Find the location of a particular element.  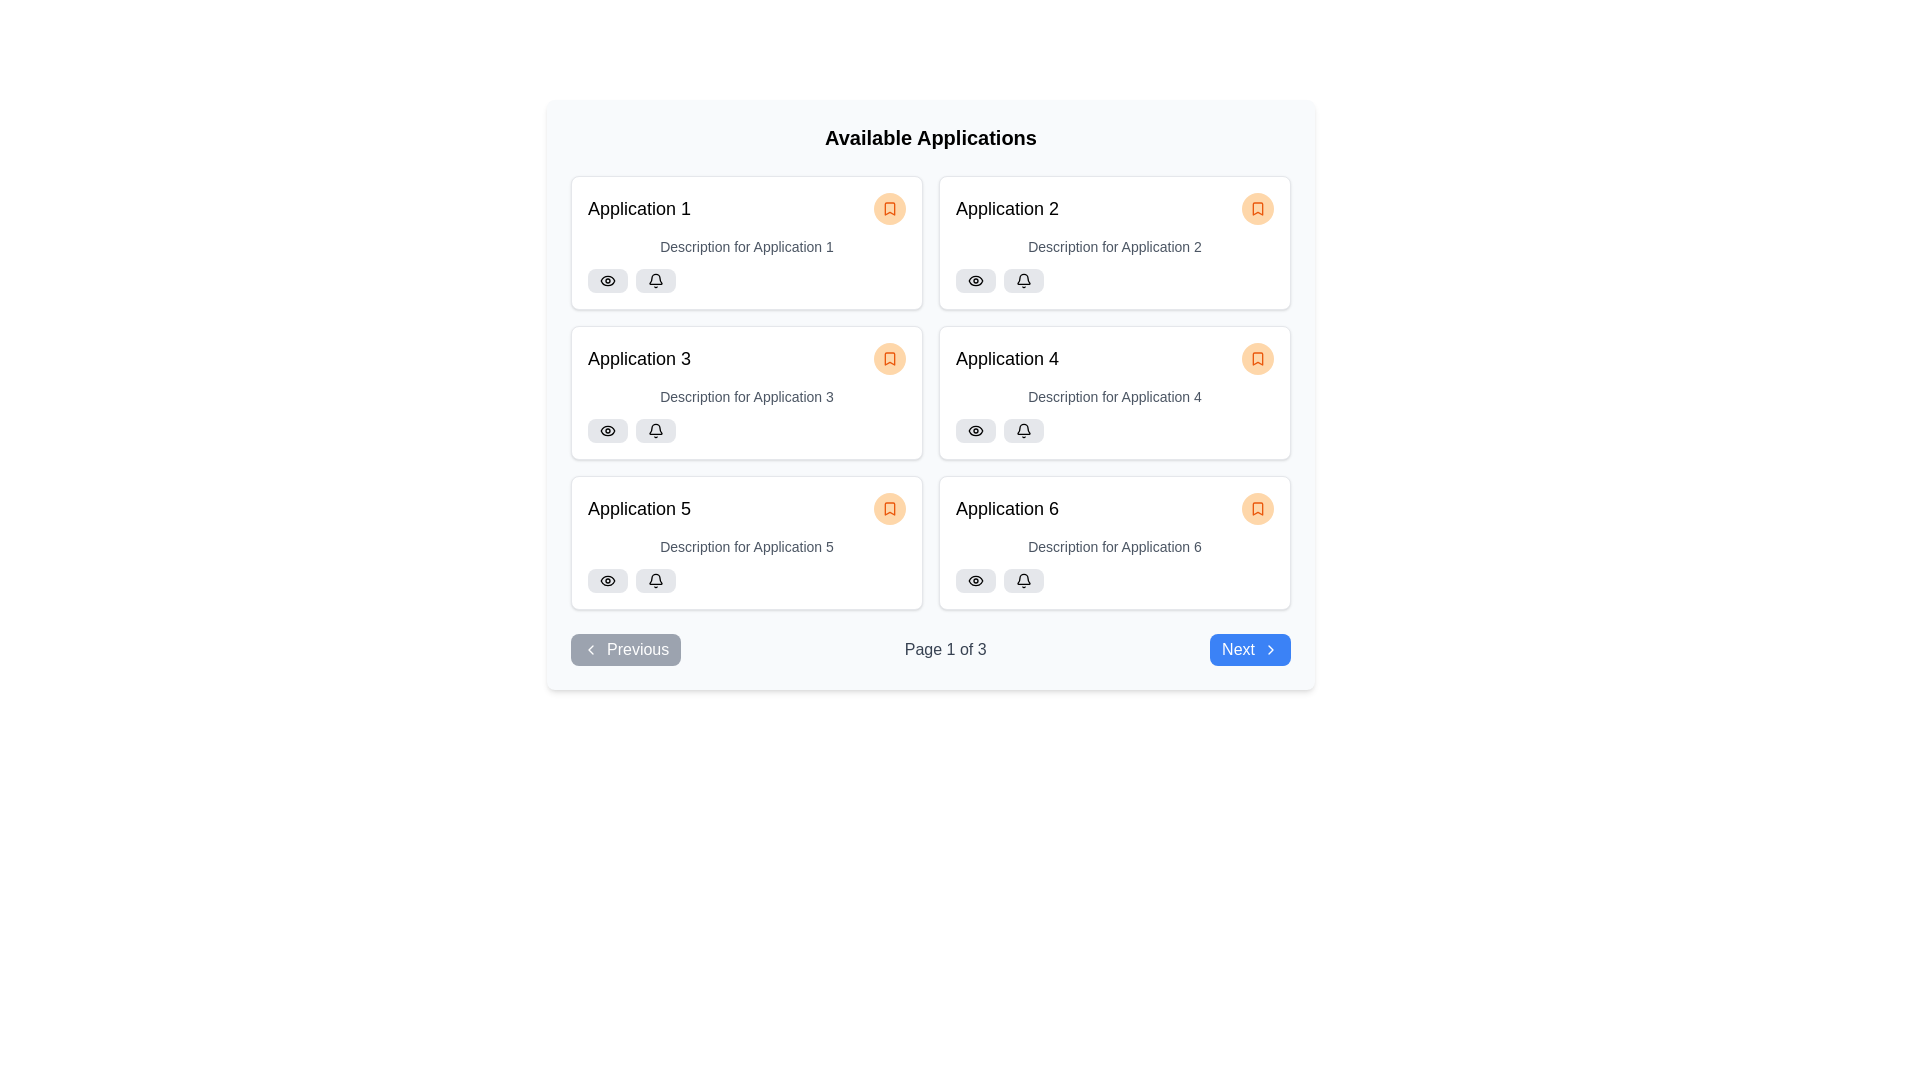

the visual indicator icon for 'Application 4', which is positioned to the left of the bell icon and directly under the application title and description is located at coordinates (975, 430).